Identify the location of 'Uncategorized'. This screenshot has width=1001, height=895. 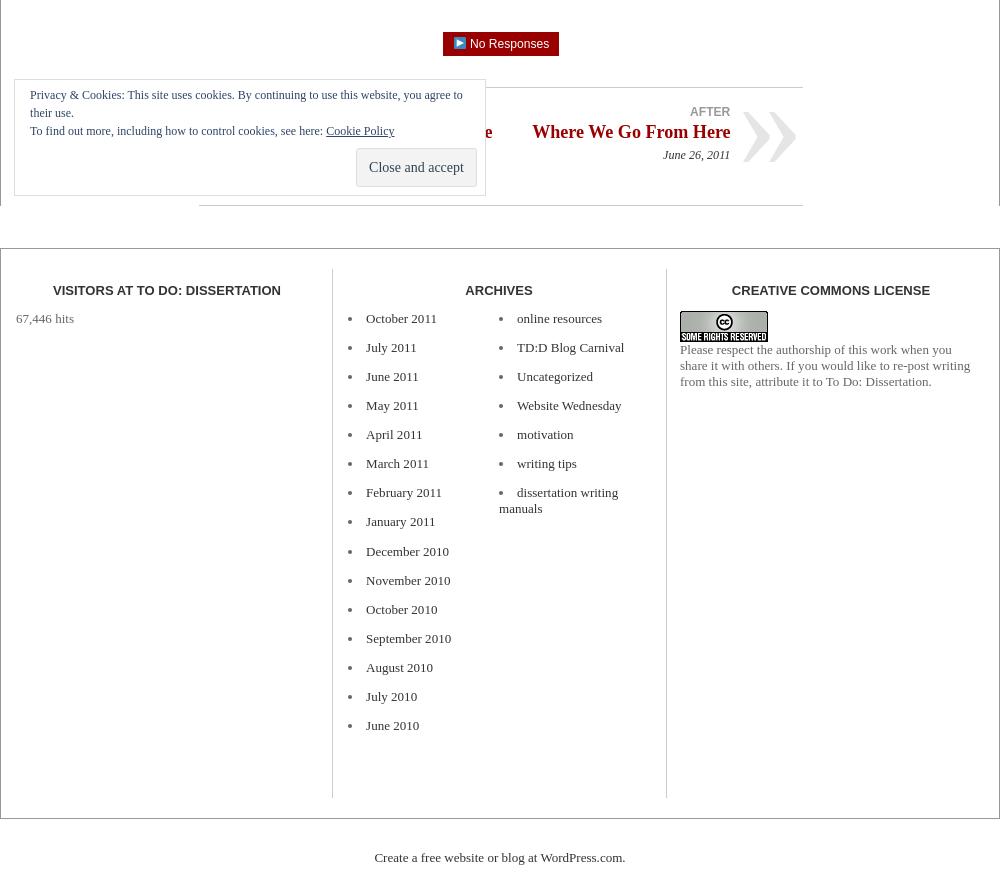
(516, 375).